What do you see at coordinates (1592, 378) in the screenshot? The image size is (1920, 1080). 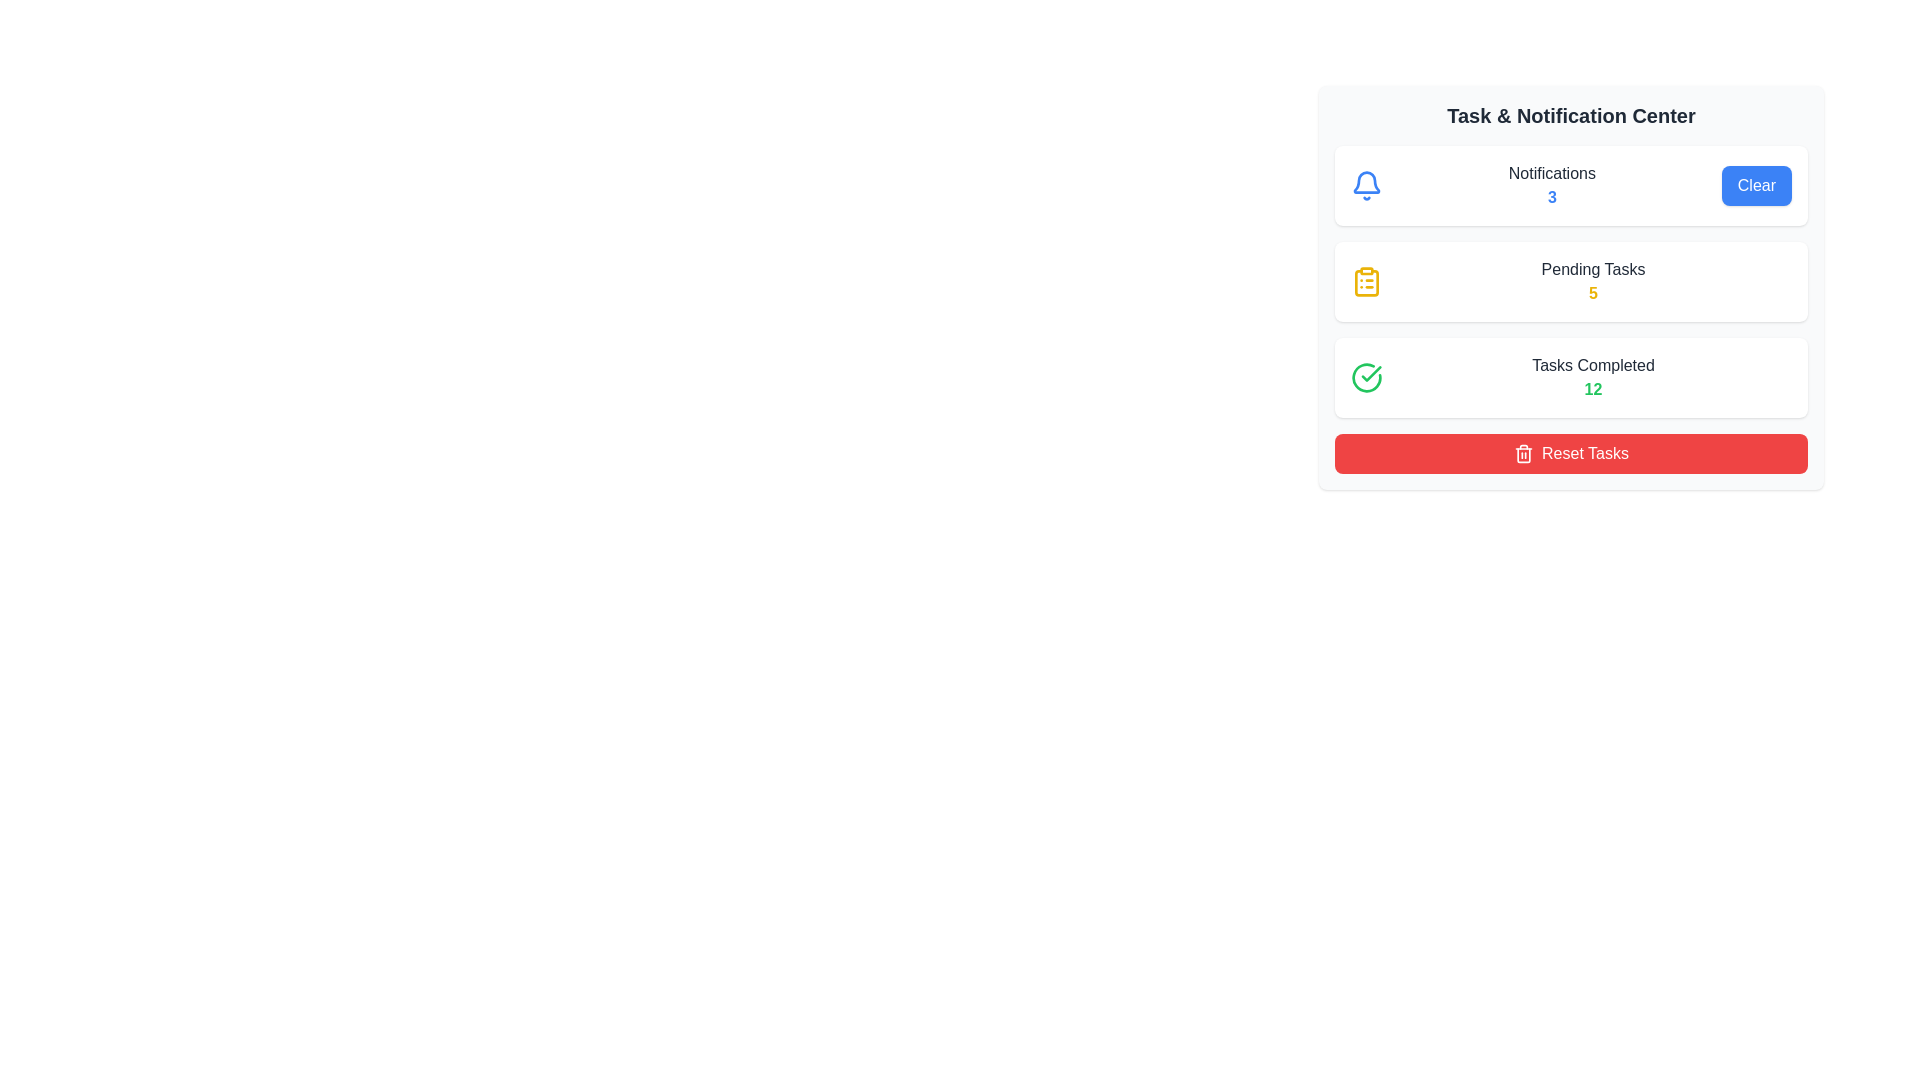 I see `the Text Display that shows the count of completed tasks located in the 'Task & Notification Center' card, positioned to the right of a circular green check icon` at bounding box center [1592, 378].